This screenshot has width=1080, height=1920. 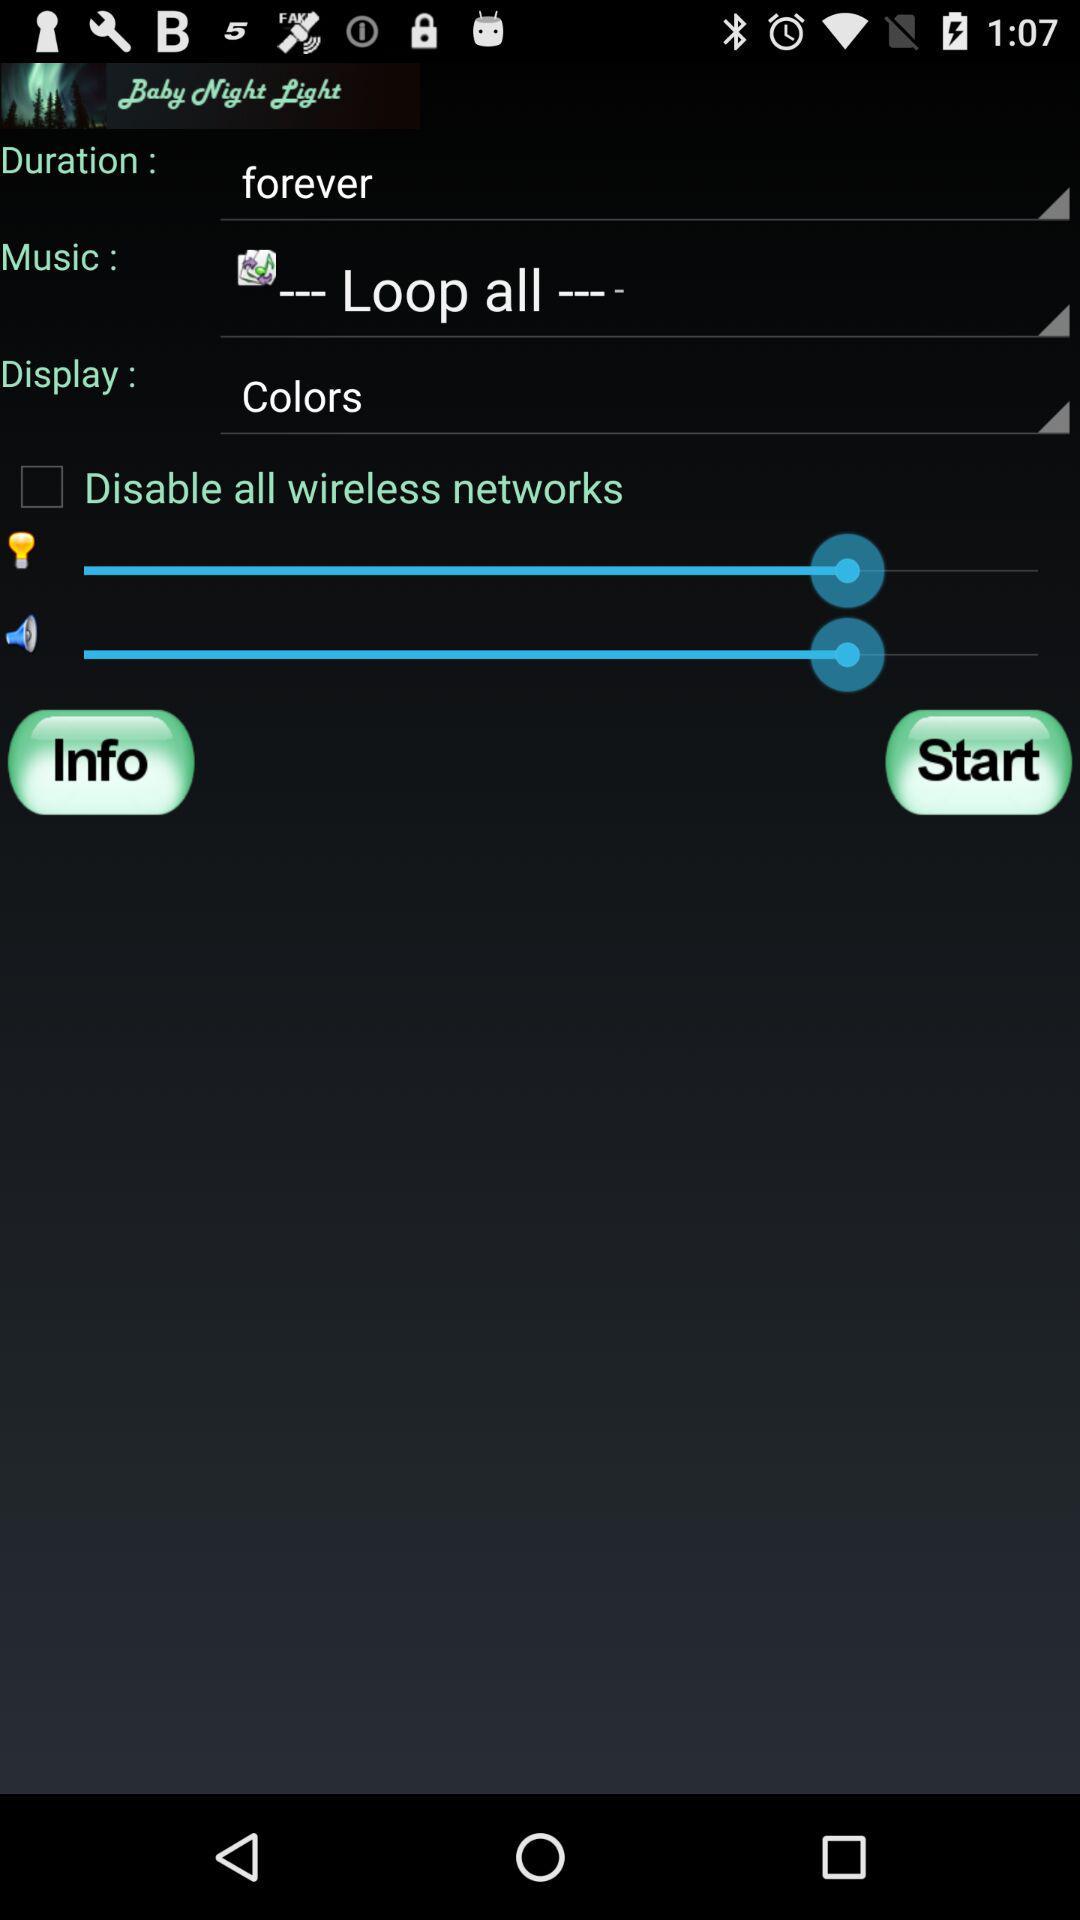 I want to click on information, so click(x=101, y=761).